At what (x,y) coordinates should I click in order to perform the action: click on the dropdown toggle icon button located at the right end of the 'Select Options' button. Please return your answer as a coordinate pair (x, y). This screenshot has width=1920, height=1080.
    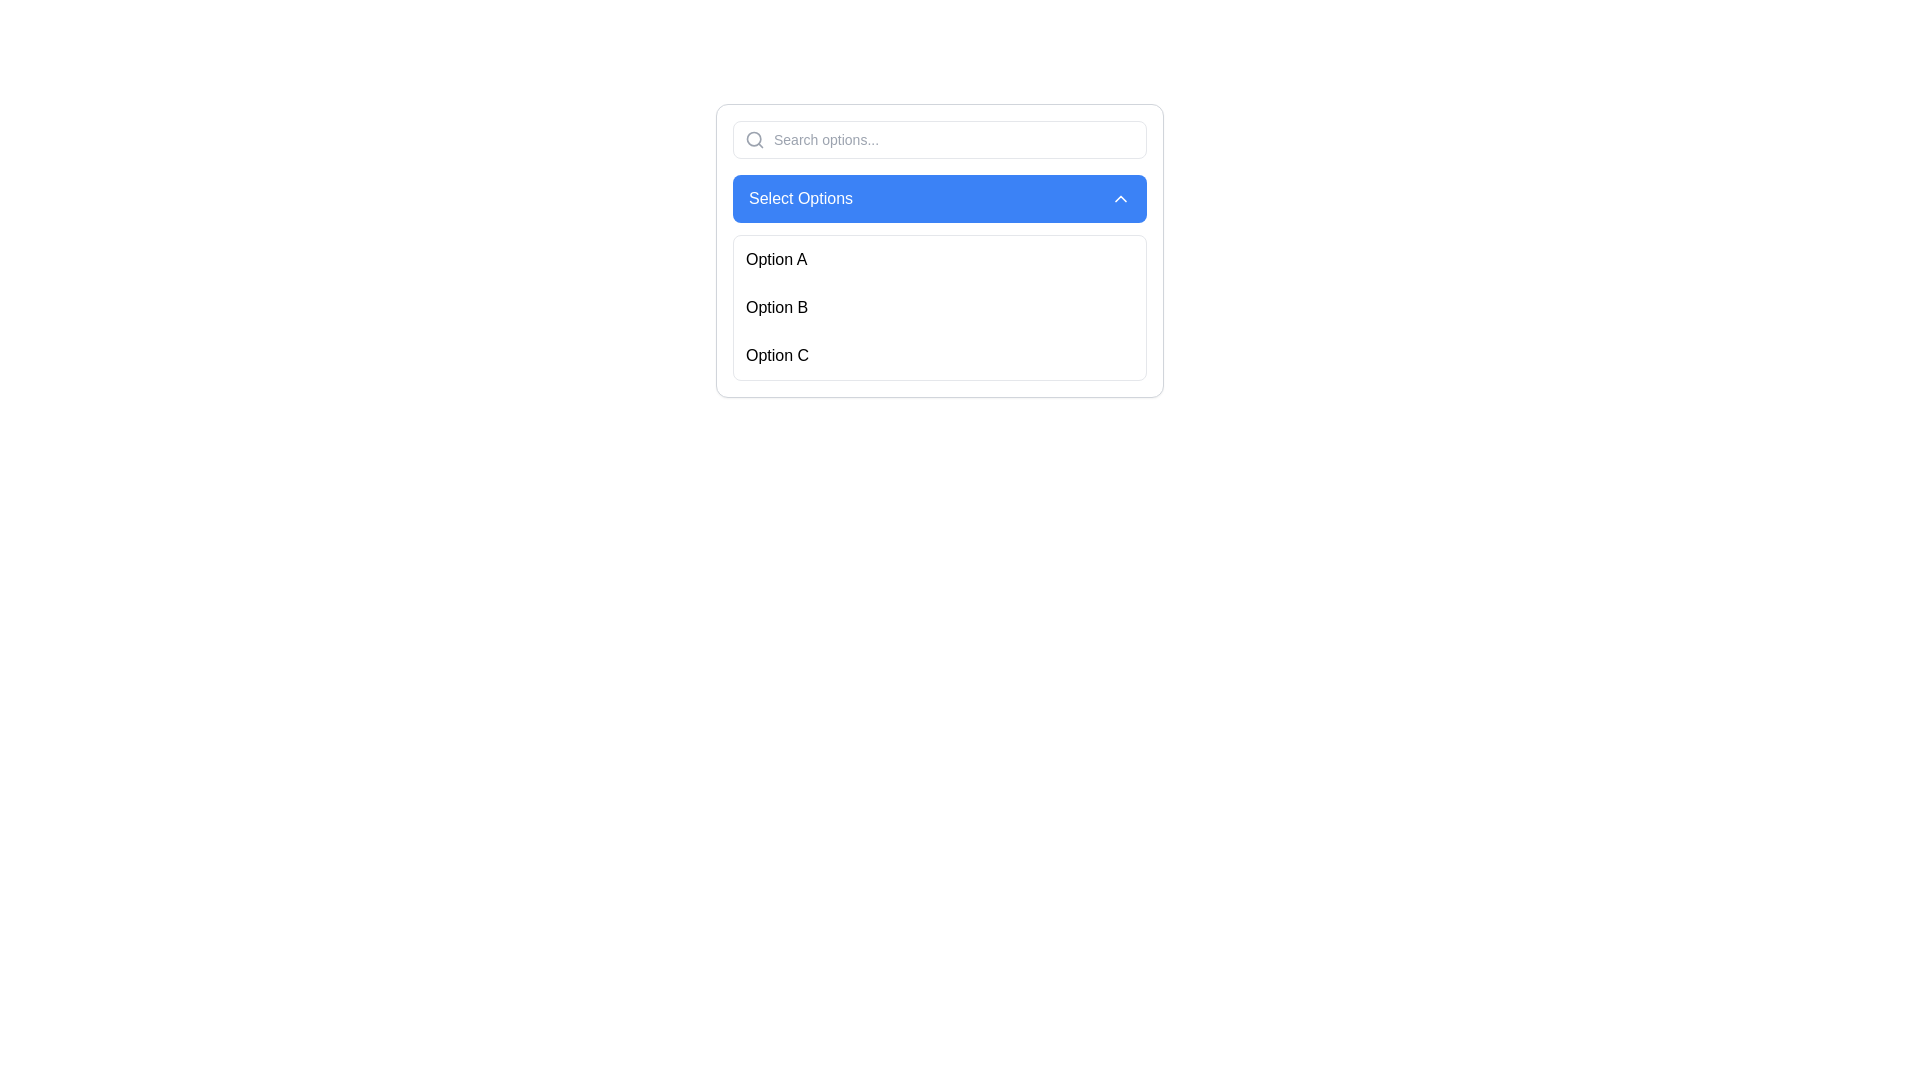
    Looking at the image, I should click on (1121, 199).